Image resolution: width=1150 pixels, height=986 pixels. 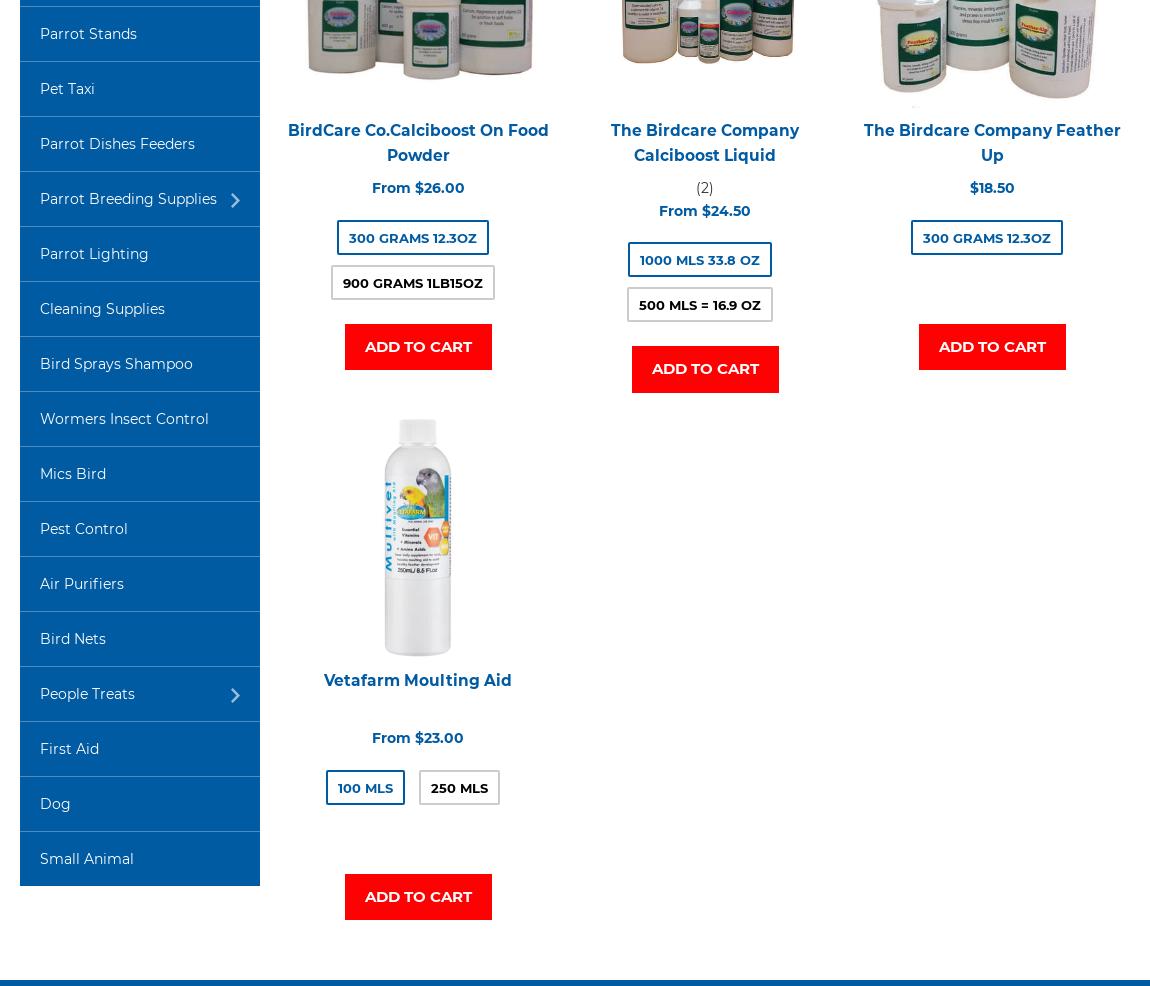 What do you see at coordinates (365, 787) in the screenshot?
I see `'100 mls'` at bounding box center [365, 787].